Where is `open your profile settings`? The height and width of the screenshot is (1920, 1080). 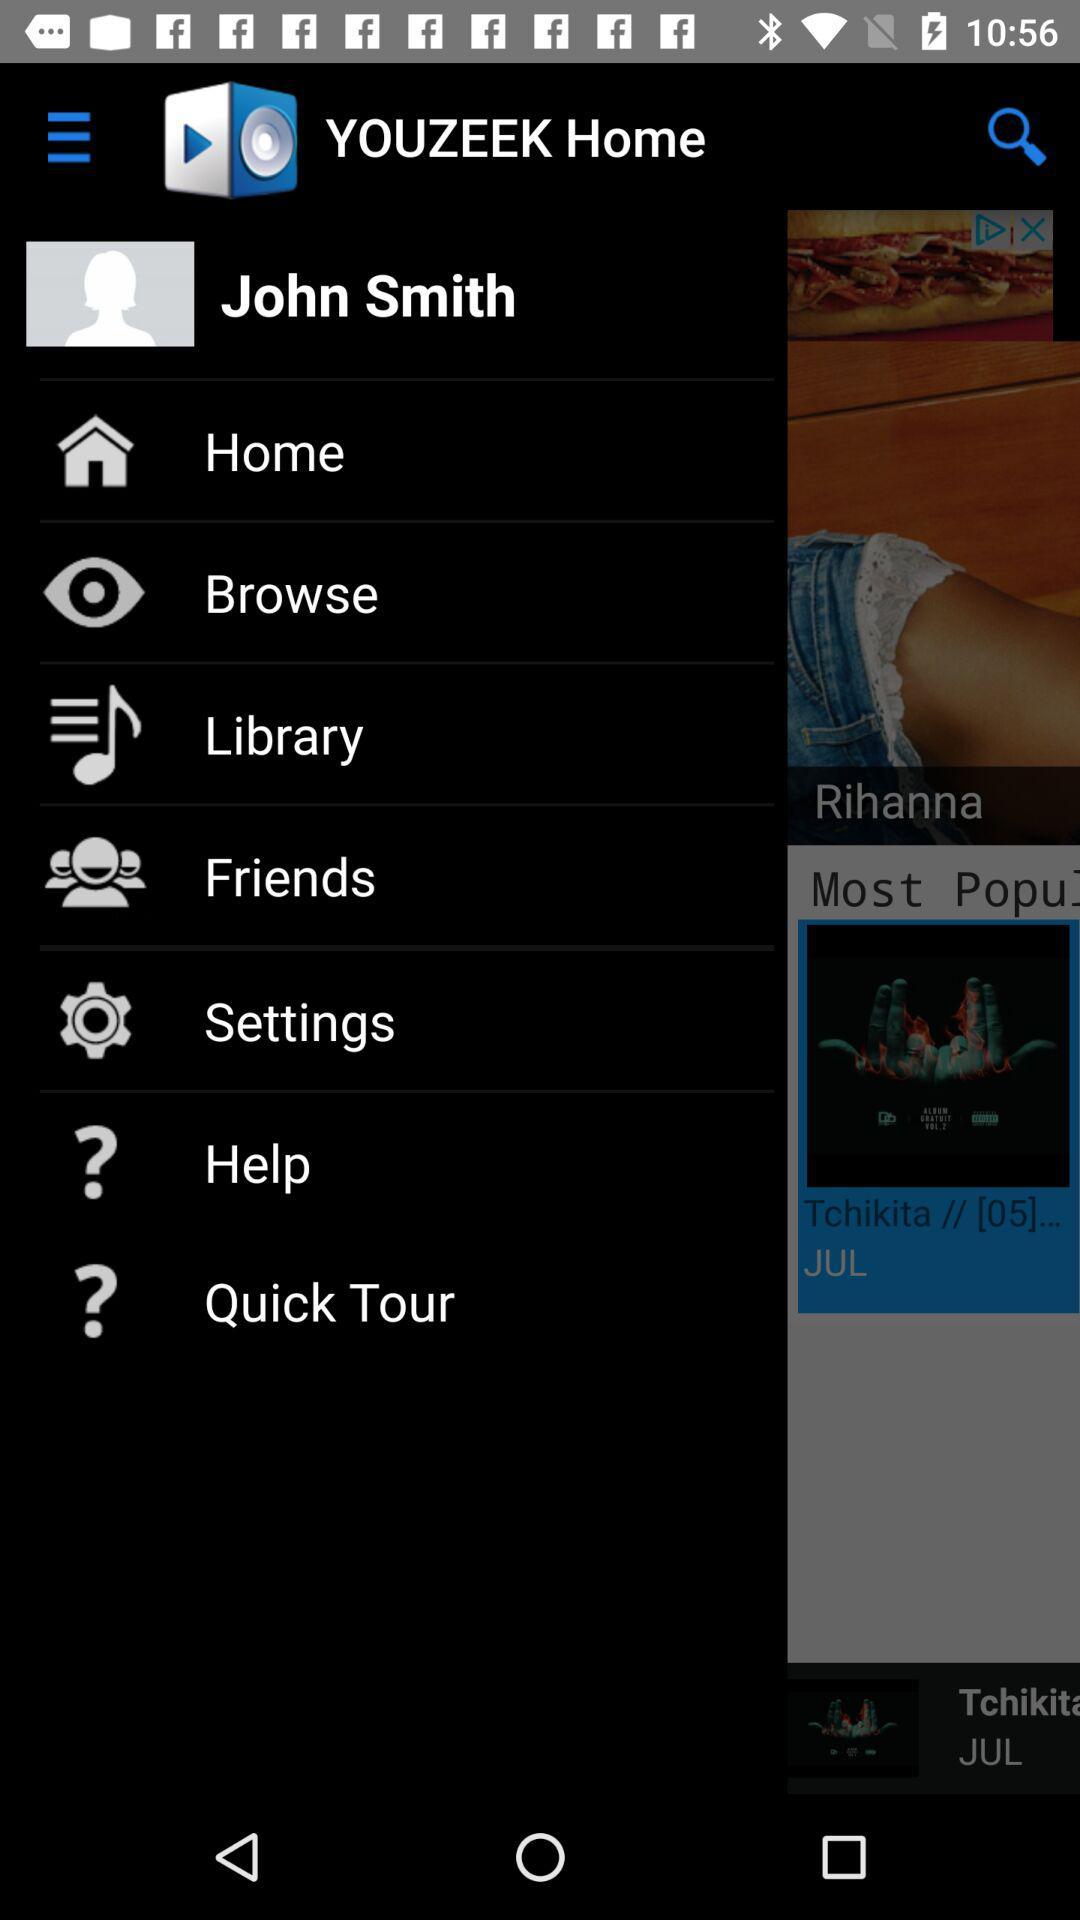 open your profile settings is located at coordinates (540, 274).